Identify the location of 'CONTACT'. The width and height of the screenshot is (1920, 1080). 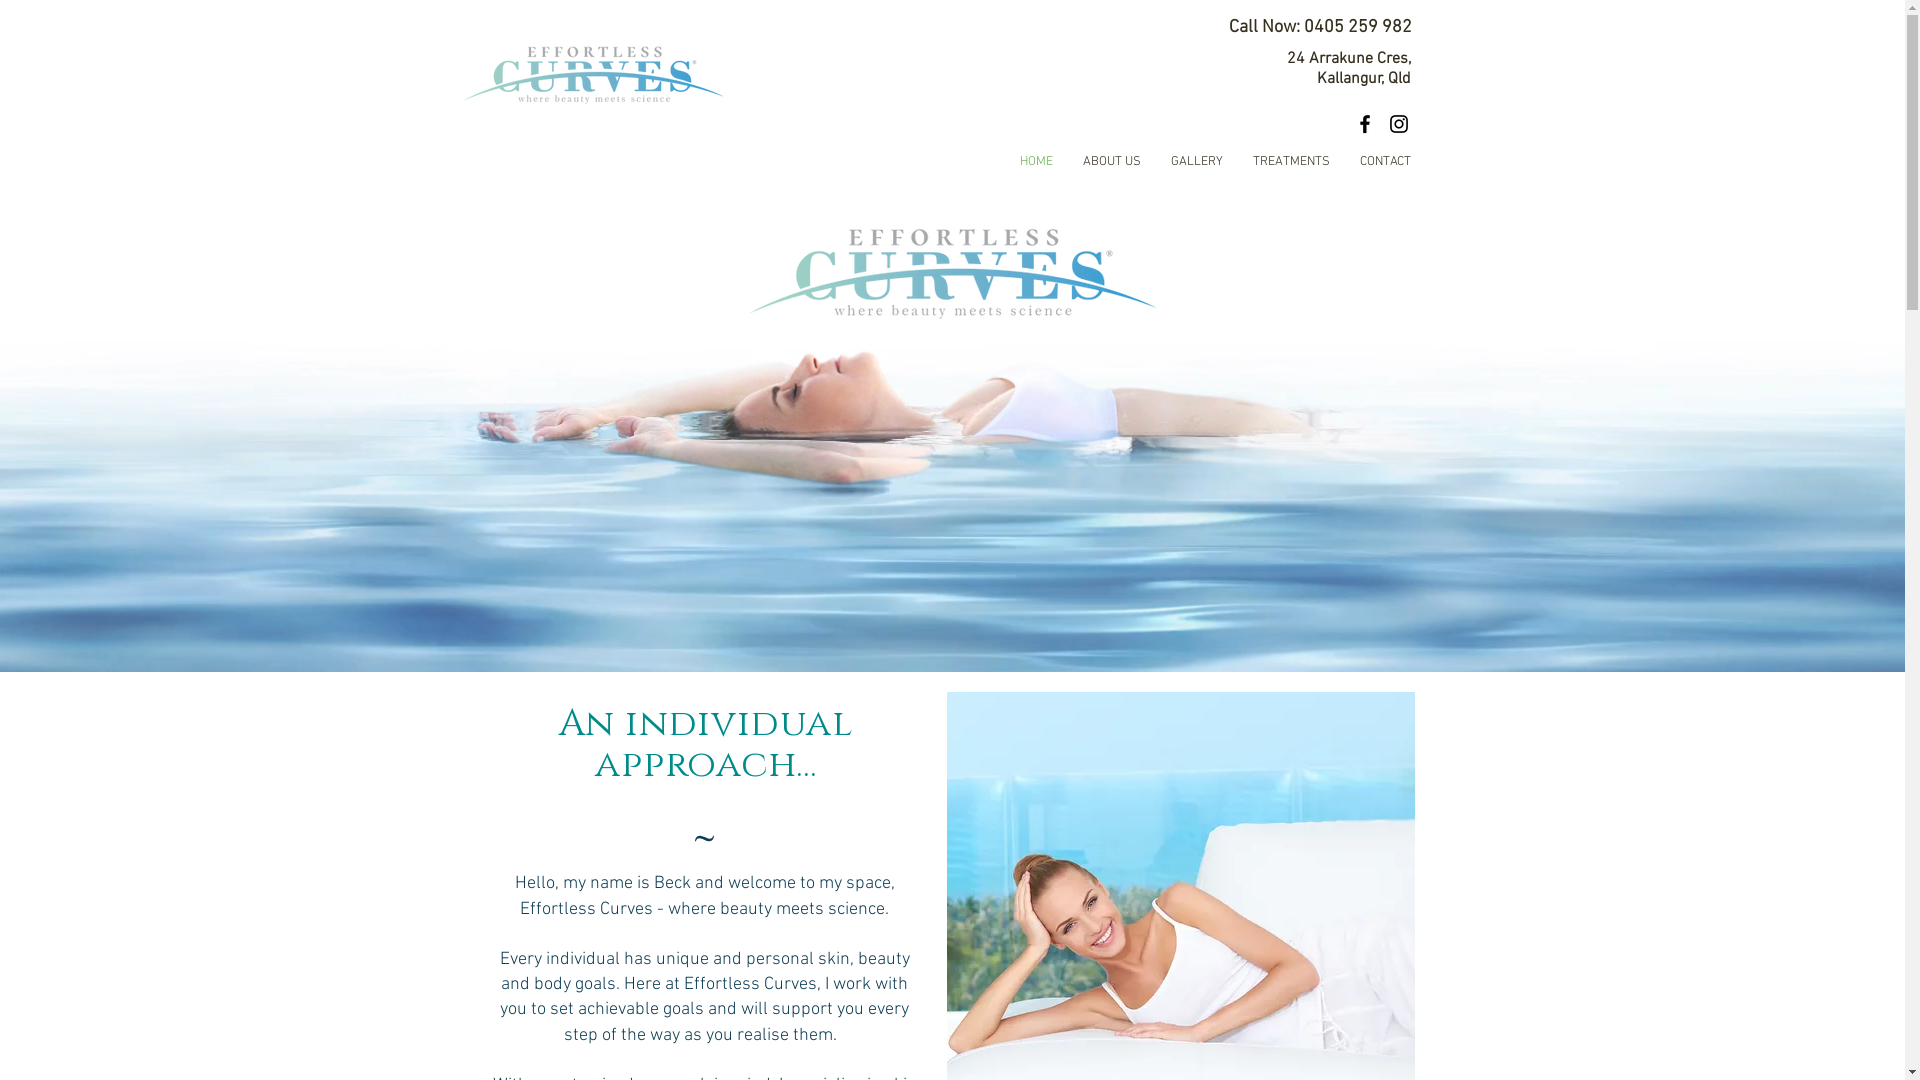
(1383, 161).